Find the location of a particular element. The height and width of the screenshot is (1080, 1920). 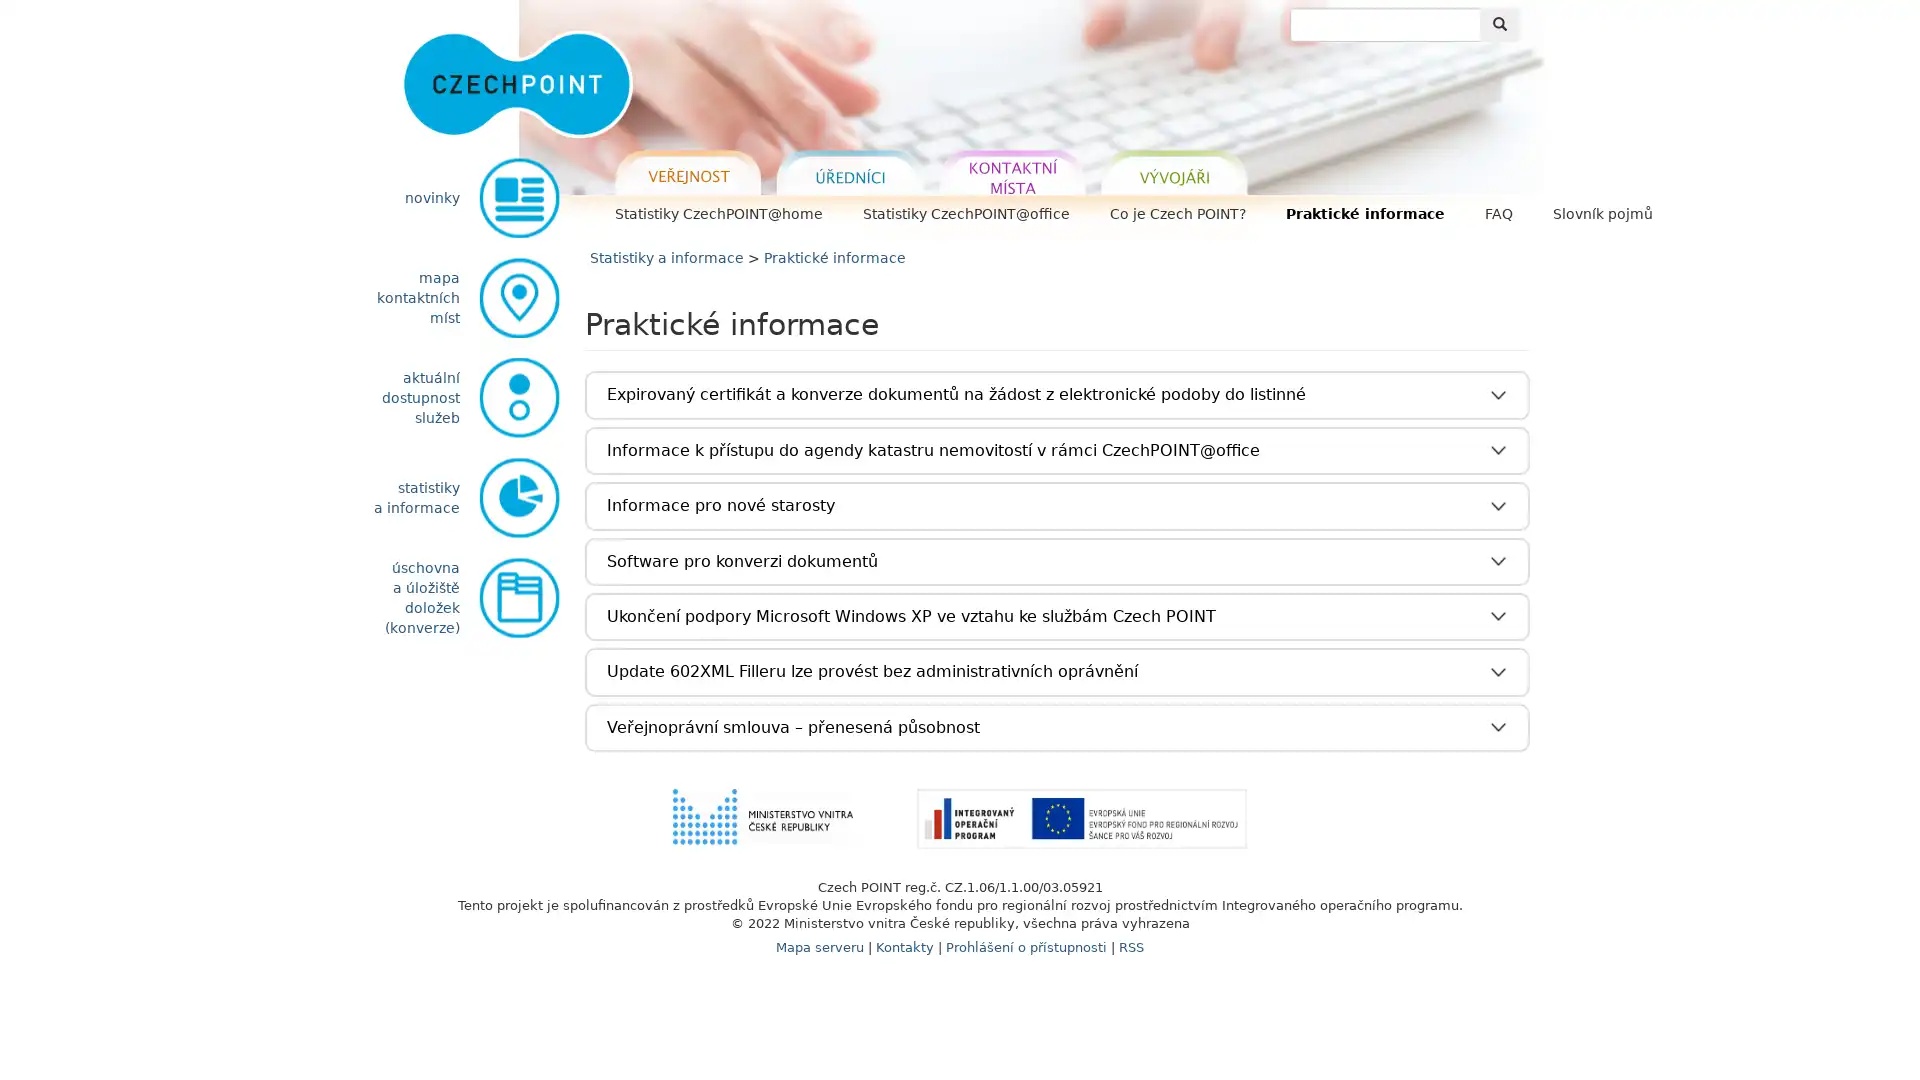

Odeslat is located at coordinates (1499, 24).